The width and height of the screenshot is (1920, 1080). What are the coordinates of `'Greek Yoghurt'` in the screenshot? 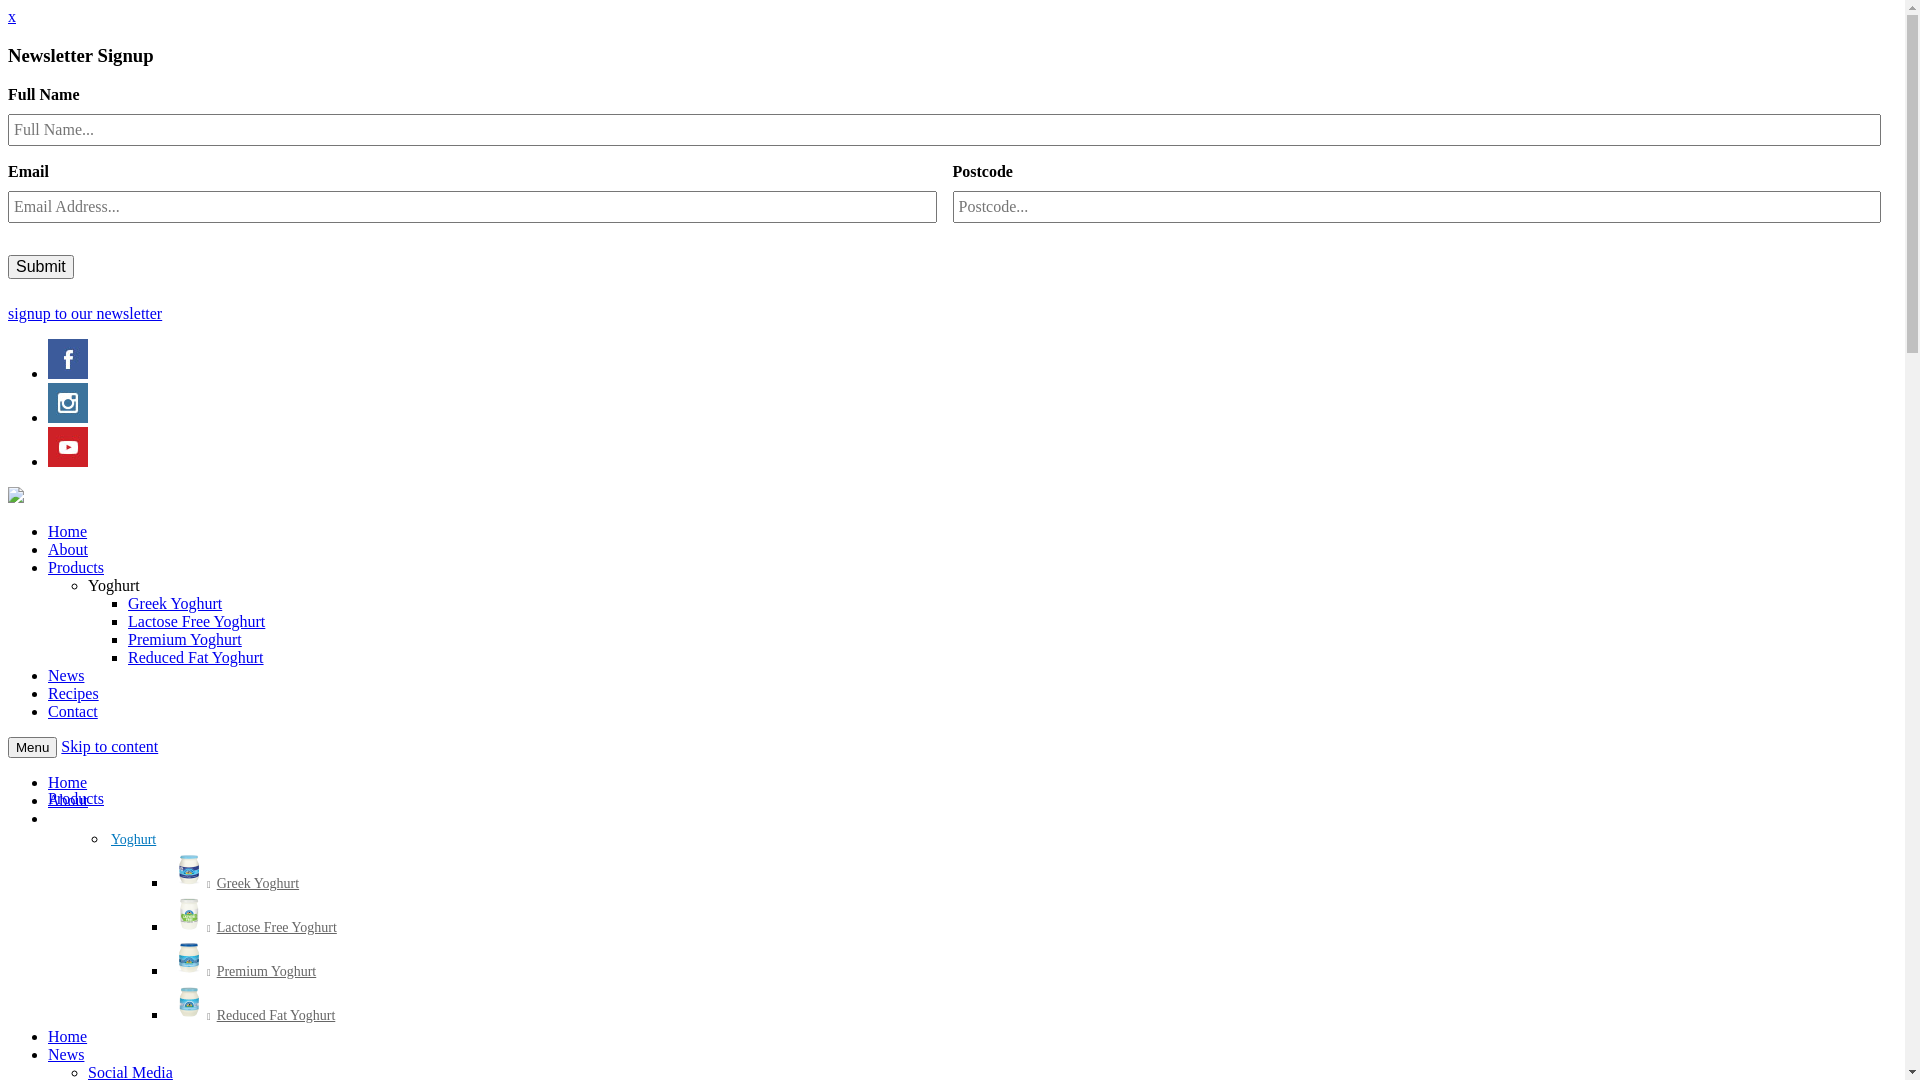 It's located at (174, 602).